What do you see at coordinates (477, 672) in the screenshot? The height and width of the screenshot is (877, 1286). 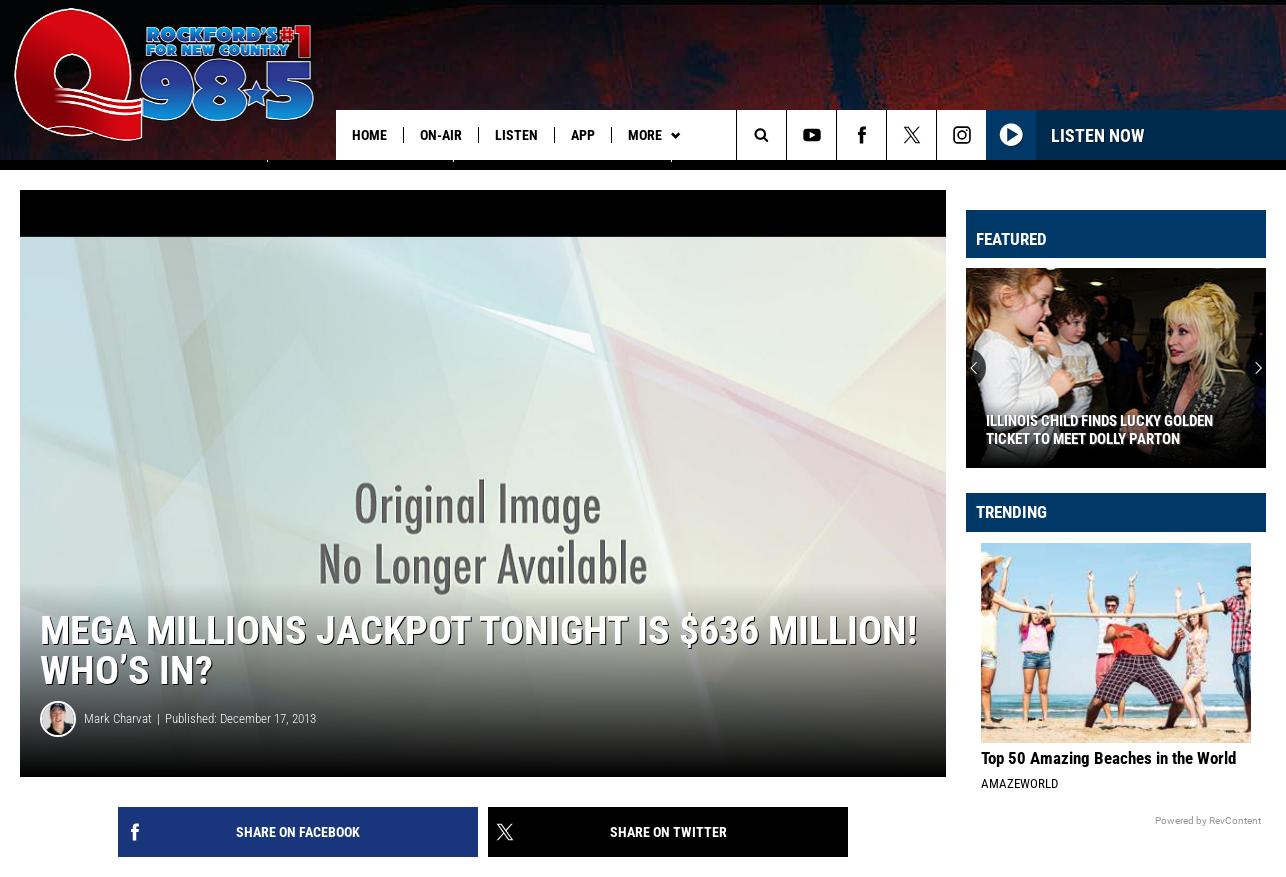 I see `'Mega Millions jackpot tonight is $636 million! Who’s in?'` at bounding box center [477, 672].